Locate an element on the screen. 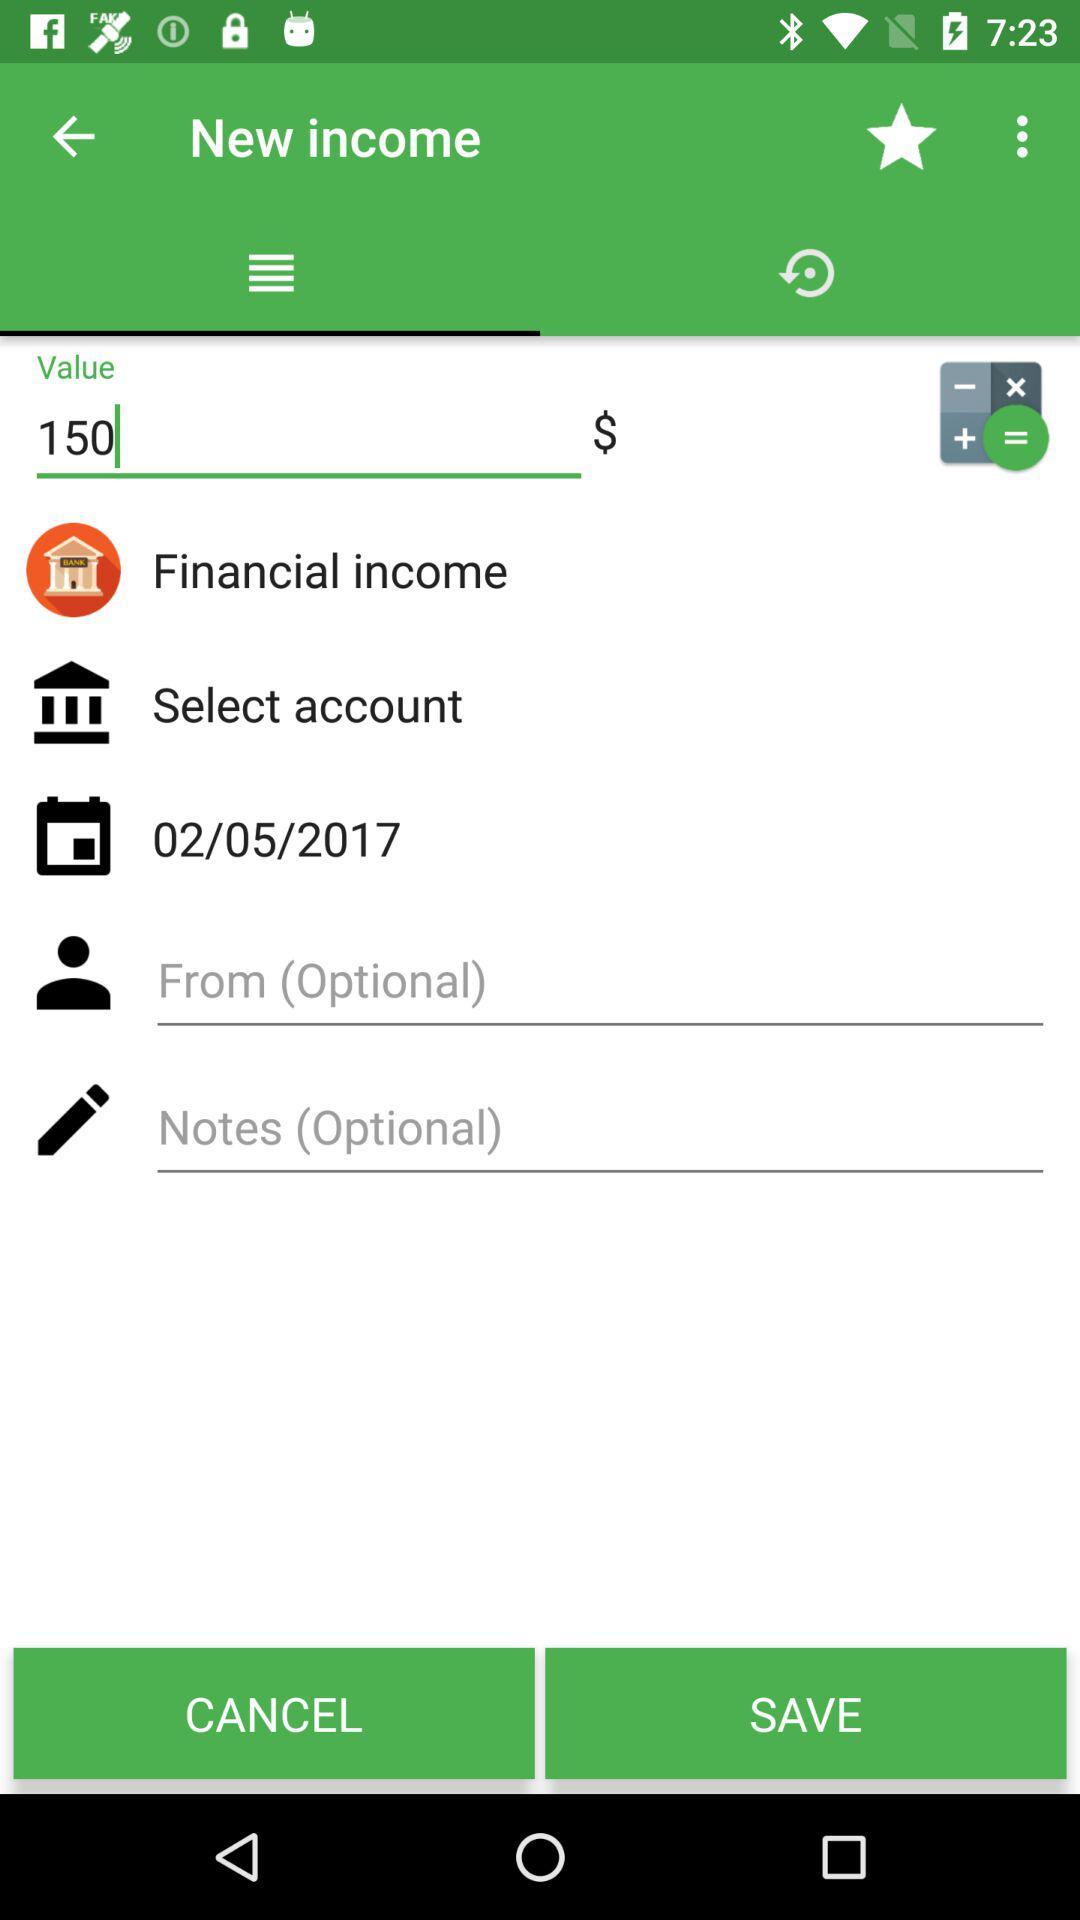 The height and width of the screenshot is (1920, 1080). icon is located at coordinates (990, 411).